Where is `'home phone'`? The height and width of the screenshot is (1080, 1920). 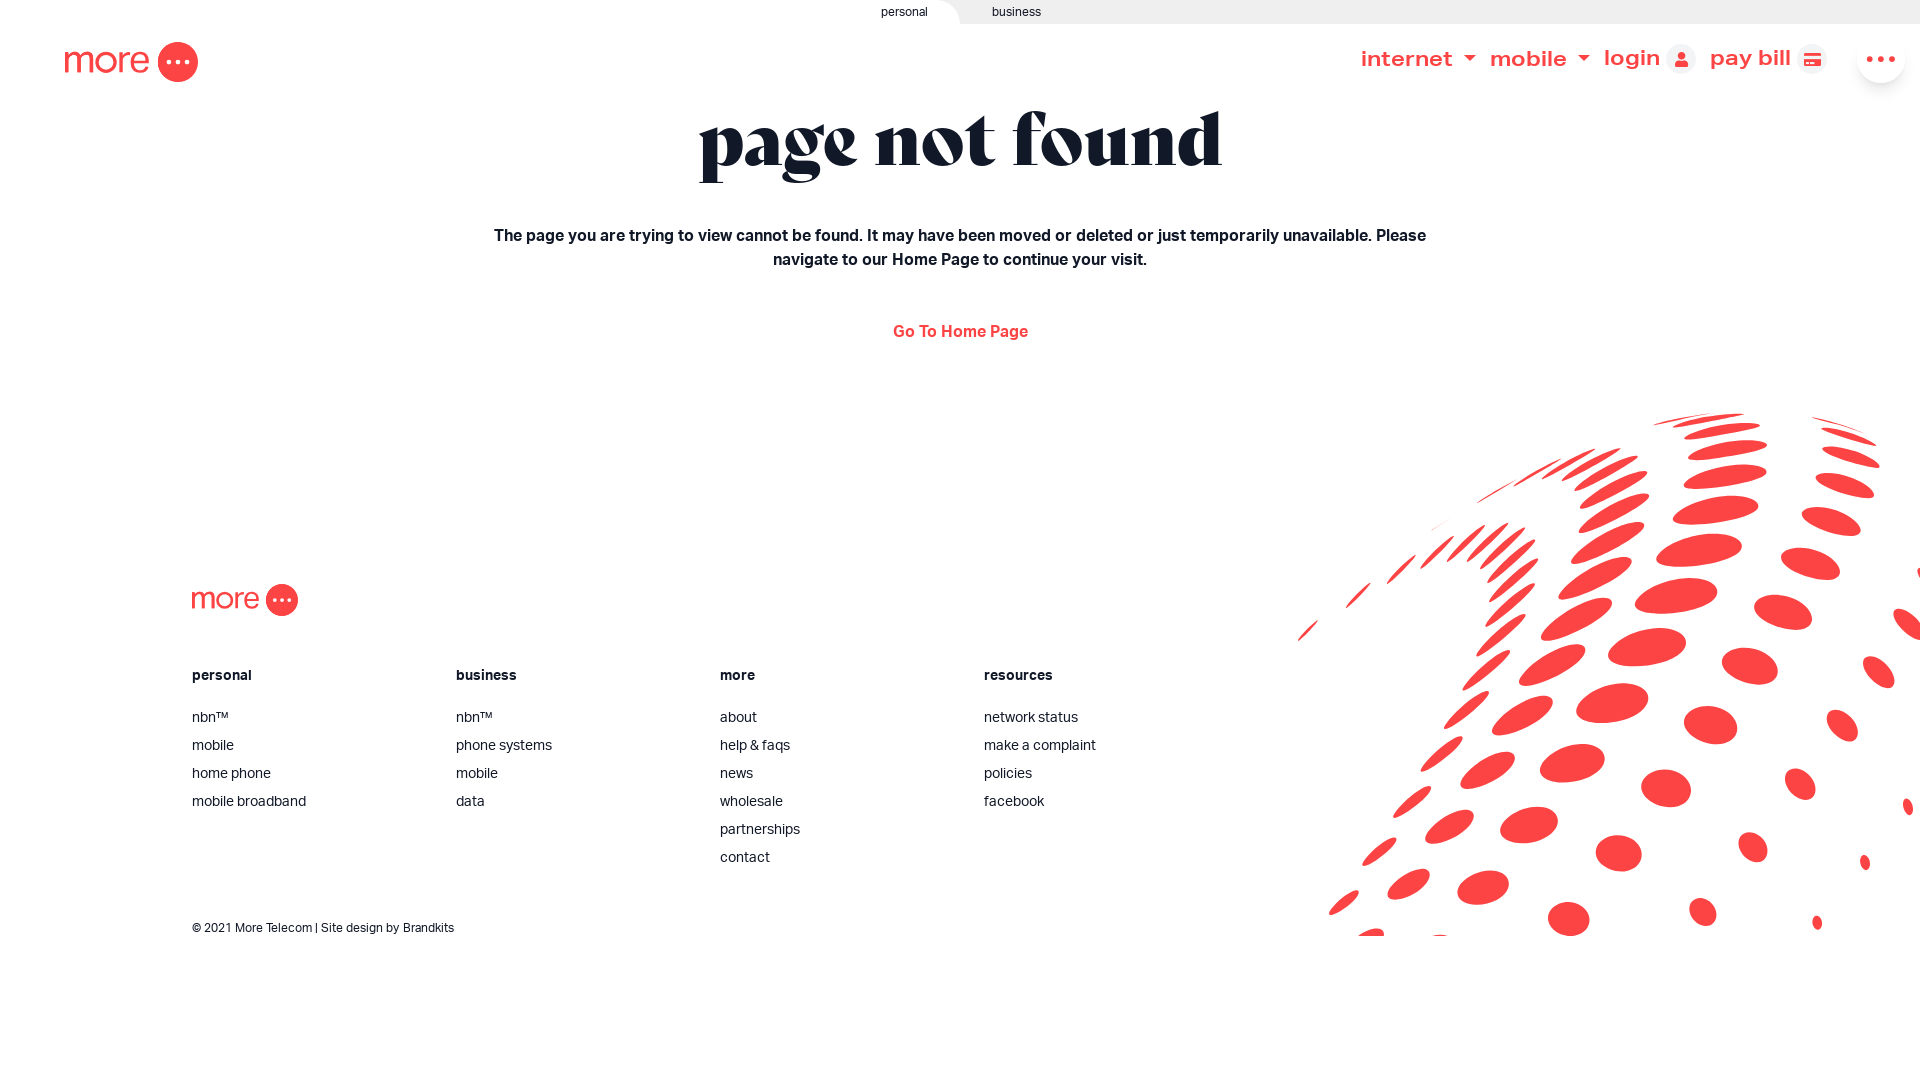
'home phone' is located at coordinates (306, 773).